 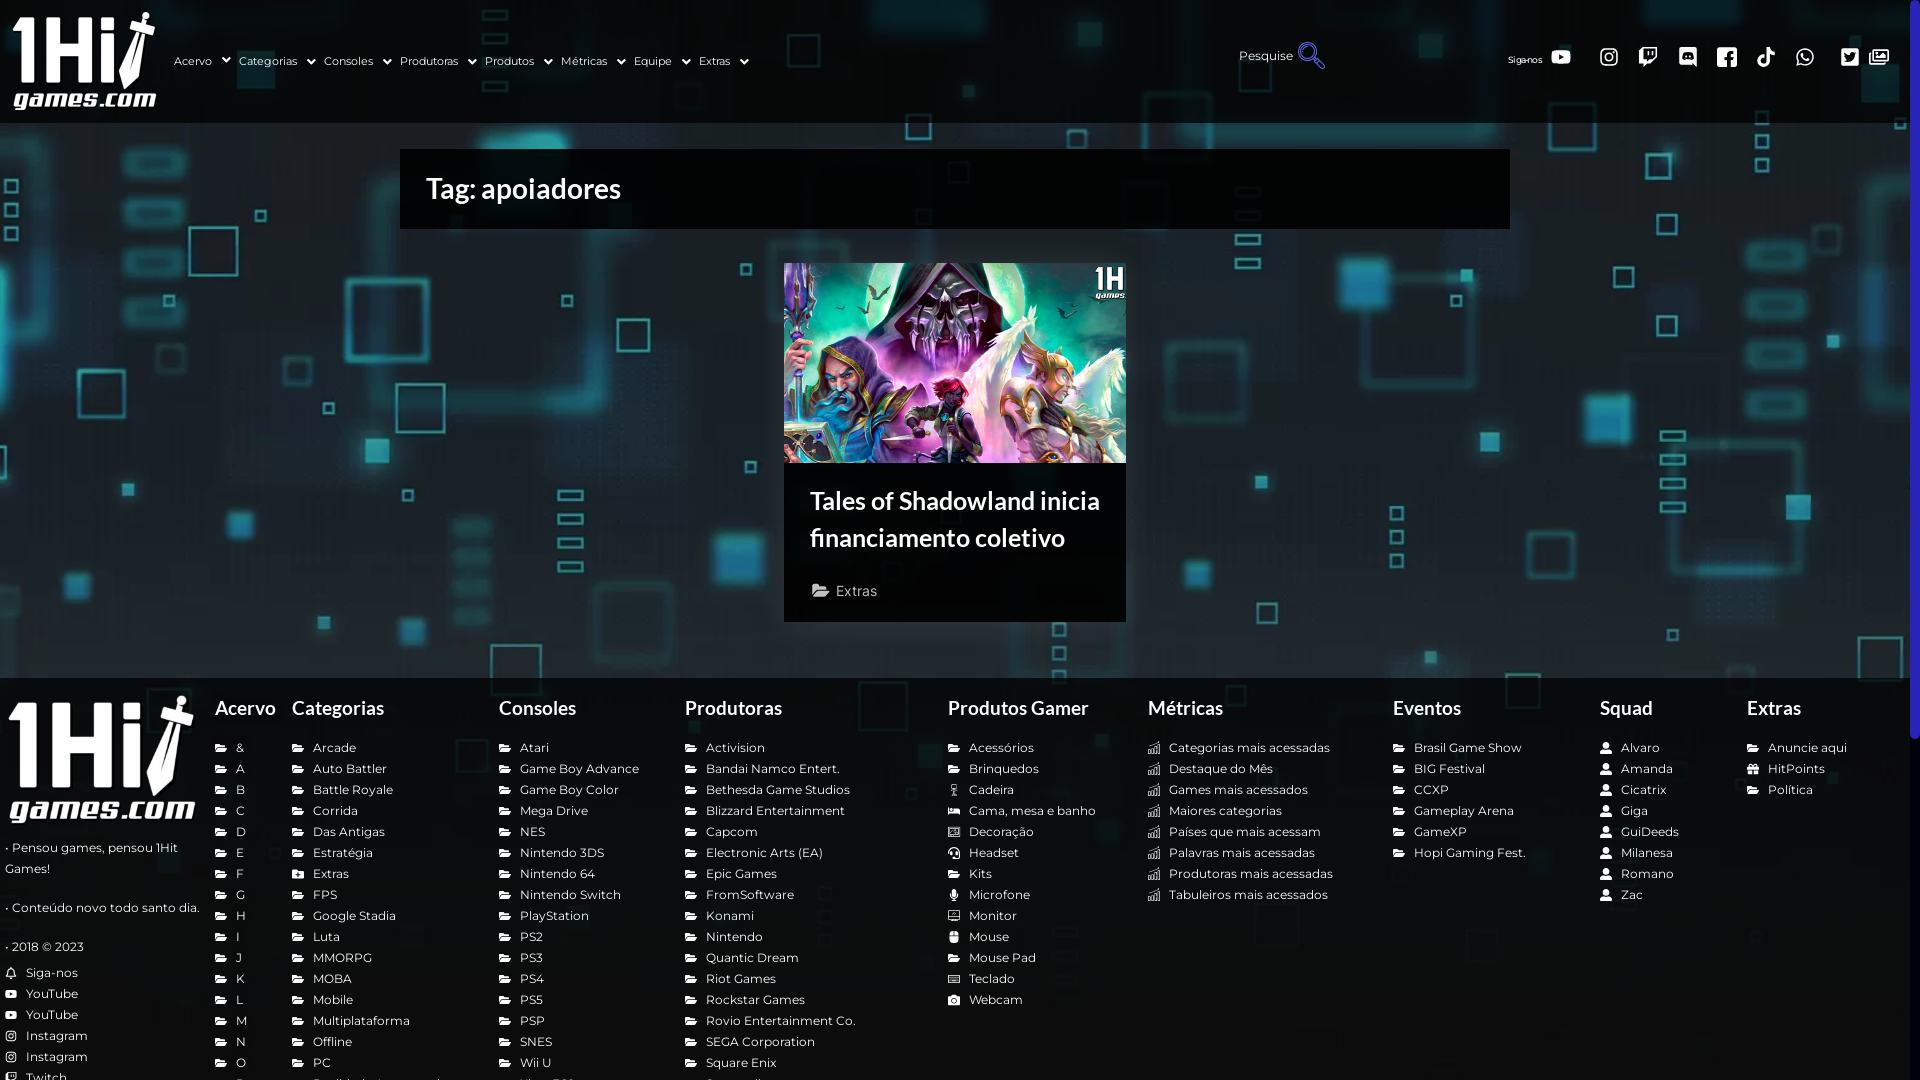 I want to click on 'Cama, mesa e banho', so click(x=1038, y=810).